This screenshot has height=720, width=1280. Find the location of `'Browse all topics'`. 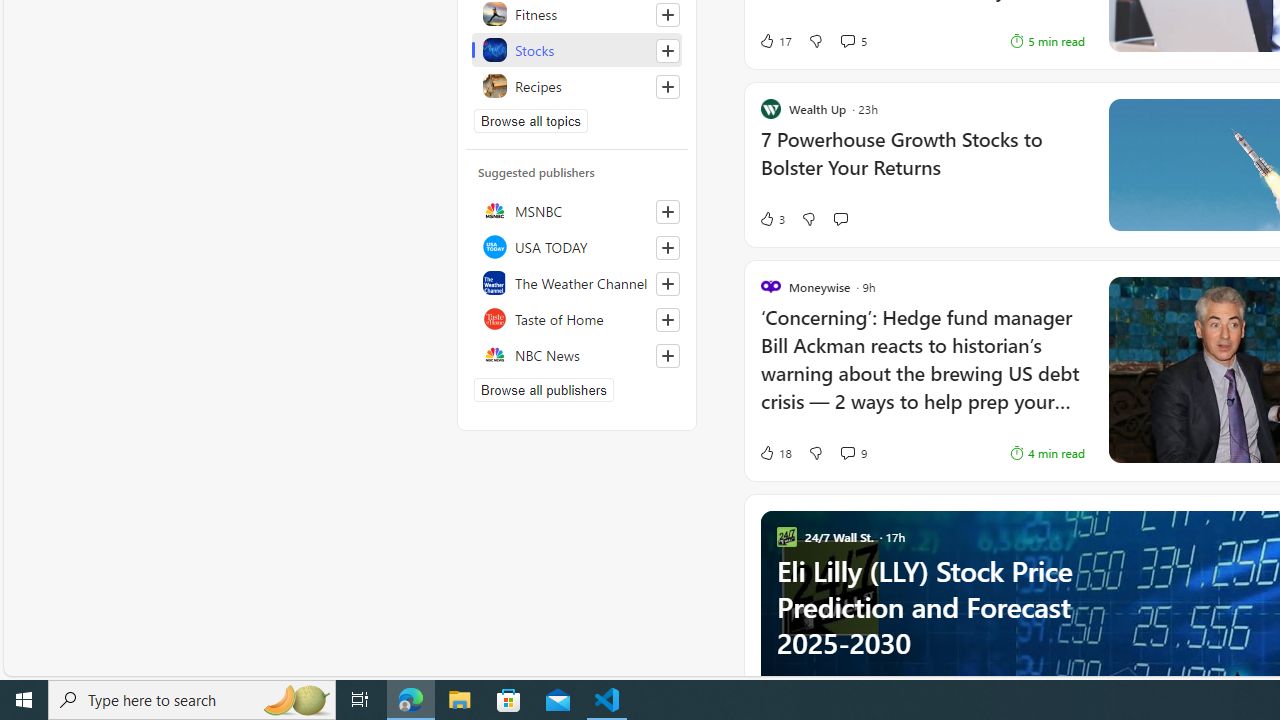

'Browse all topics' is located at coordinates (531, 120).